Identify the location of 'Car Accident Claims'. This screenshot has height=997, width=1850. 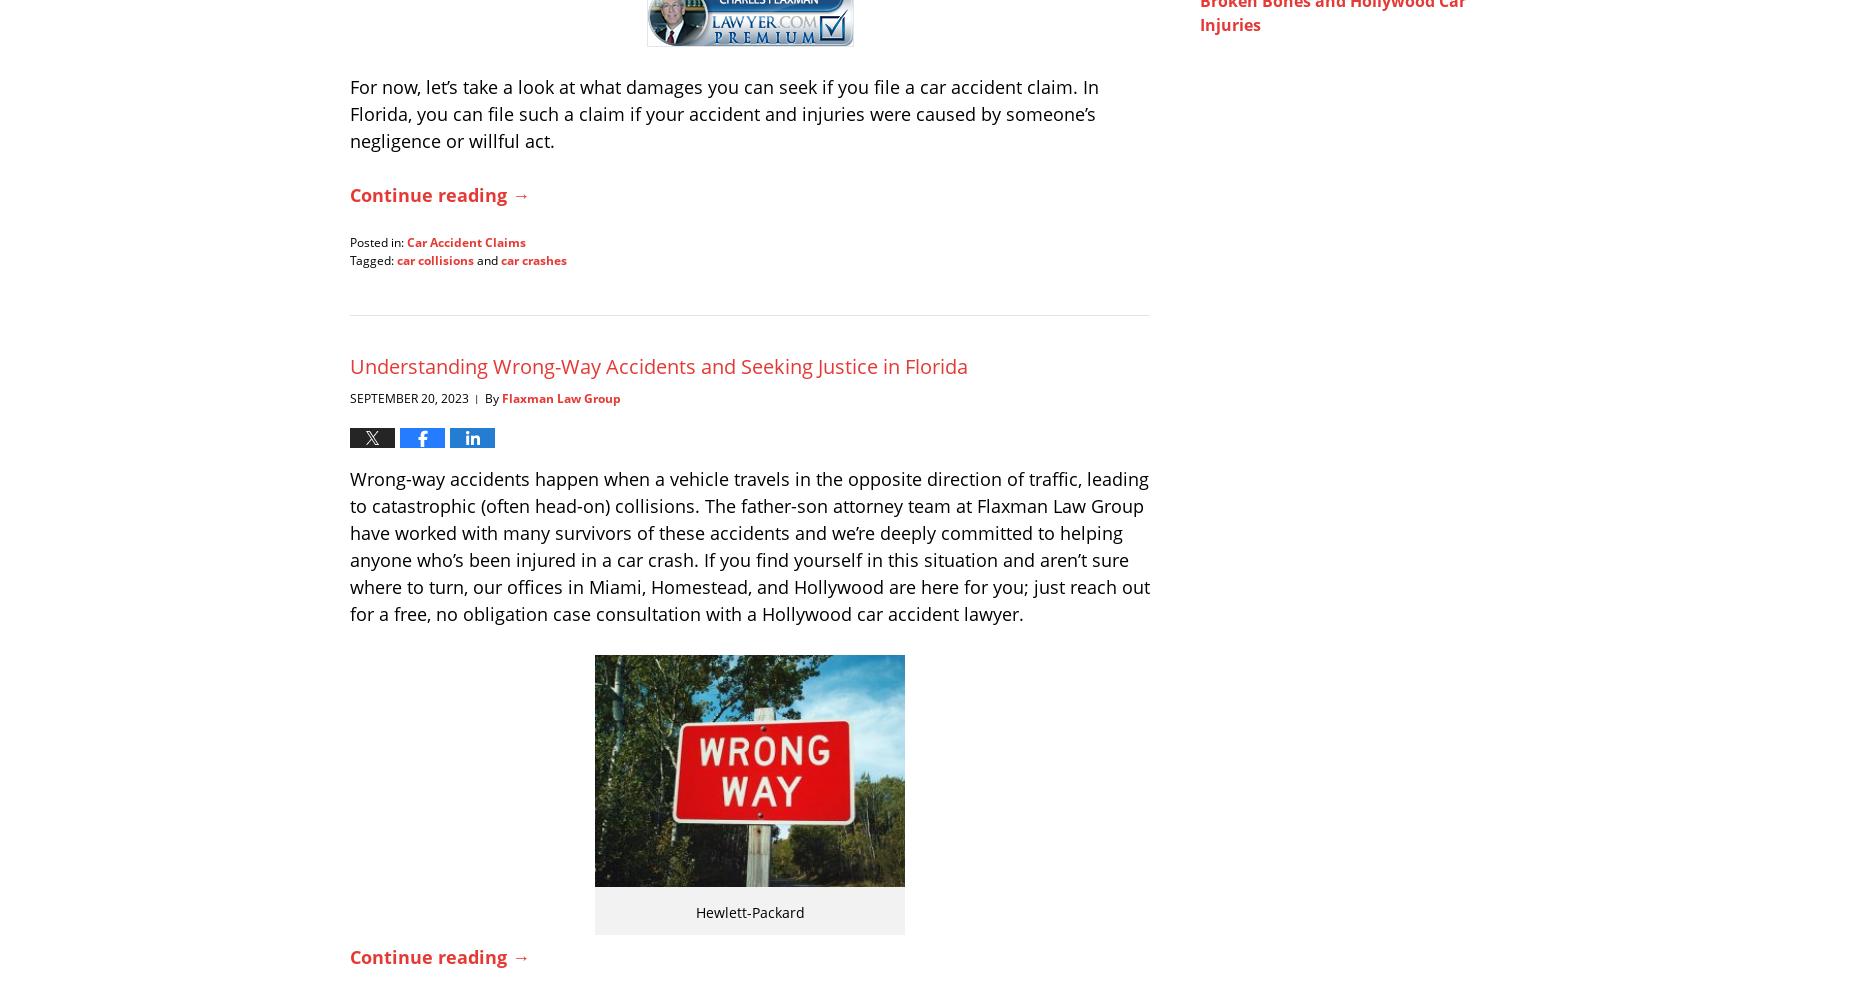
(466, 240).